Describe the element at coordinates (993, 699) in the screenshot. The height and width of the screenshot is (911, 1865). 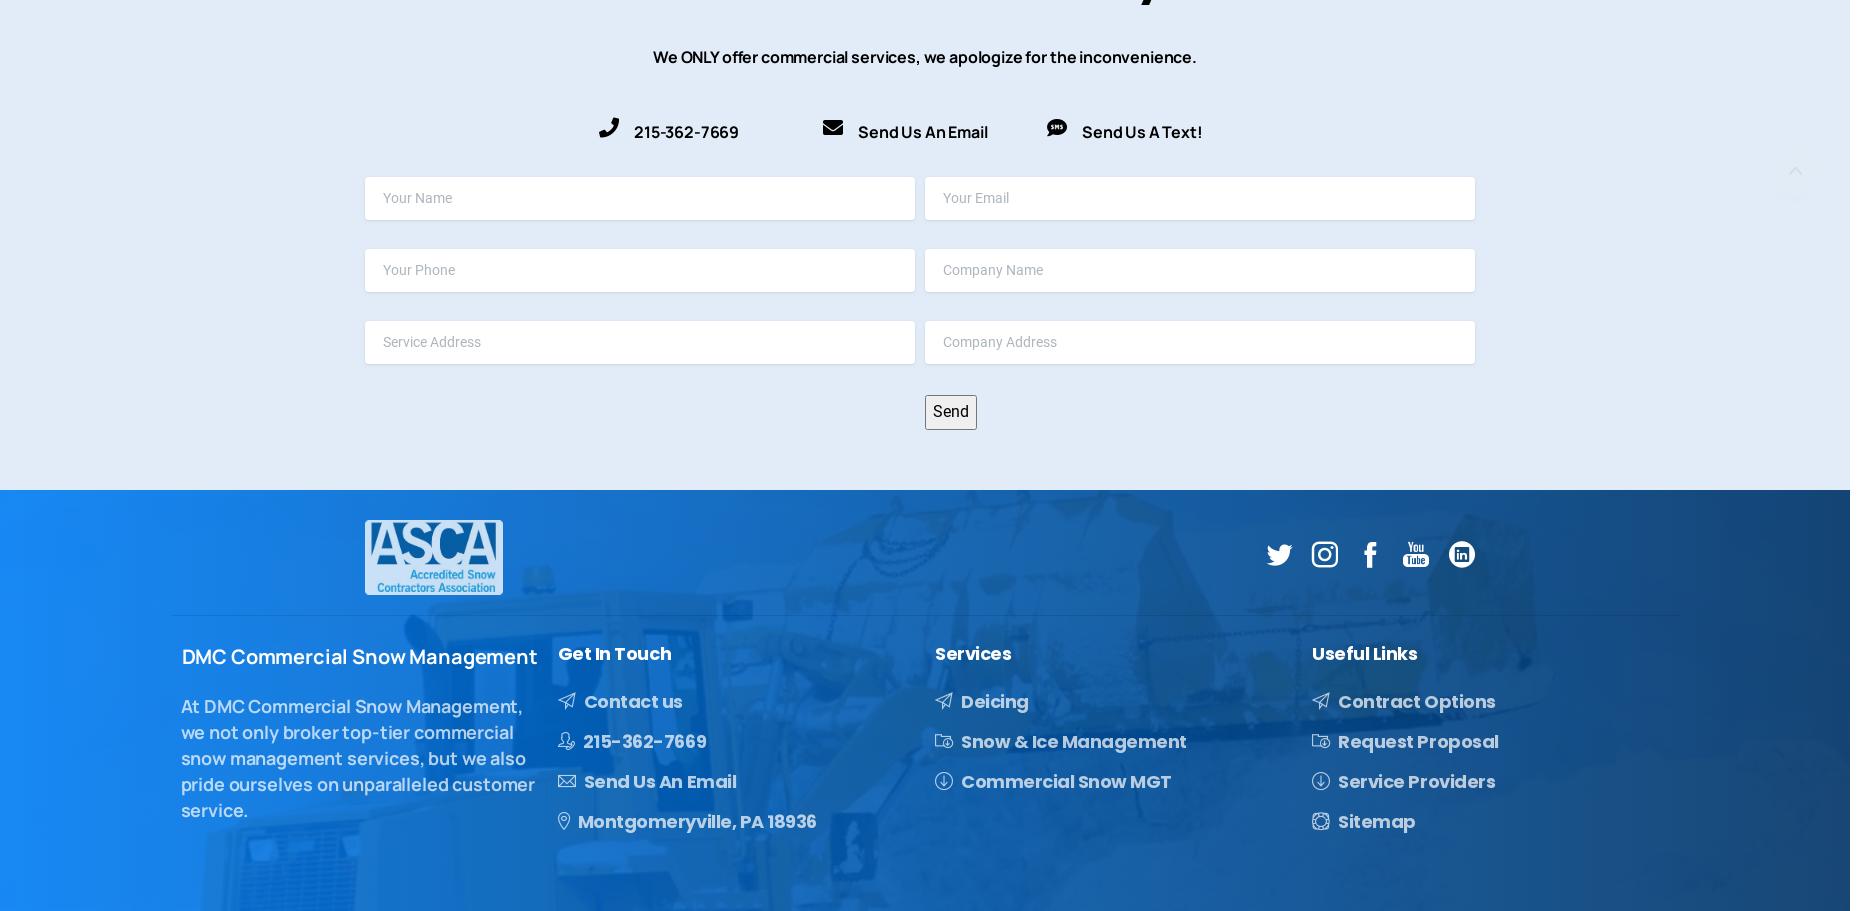
I see `'Deicing'` at that location.